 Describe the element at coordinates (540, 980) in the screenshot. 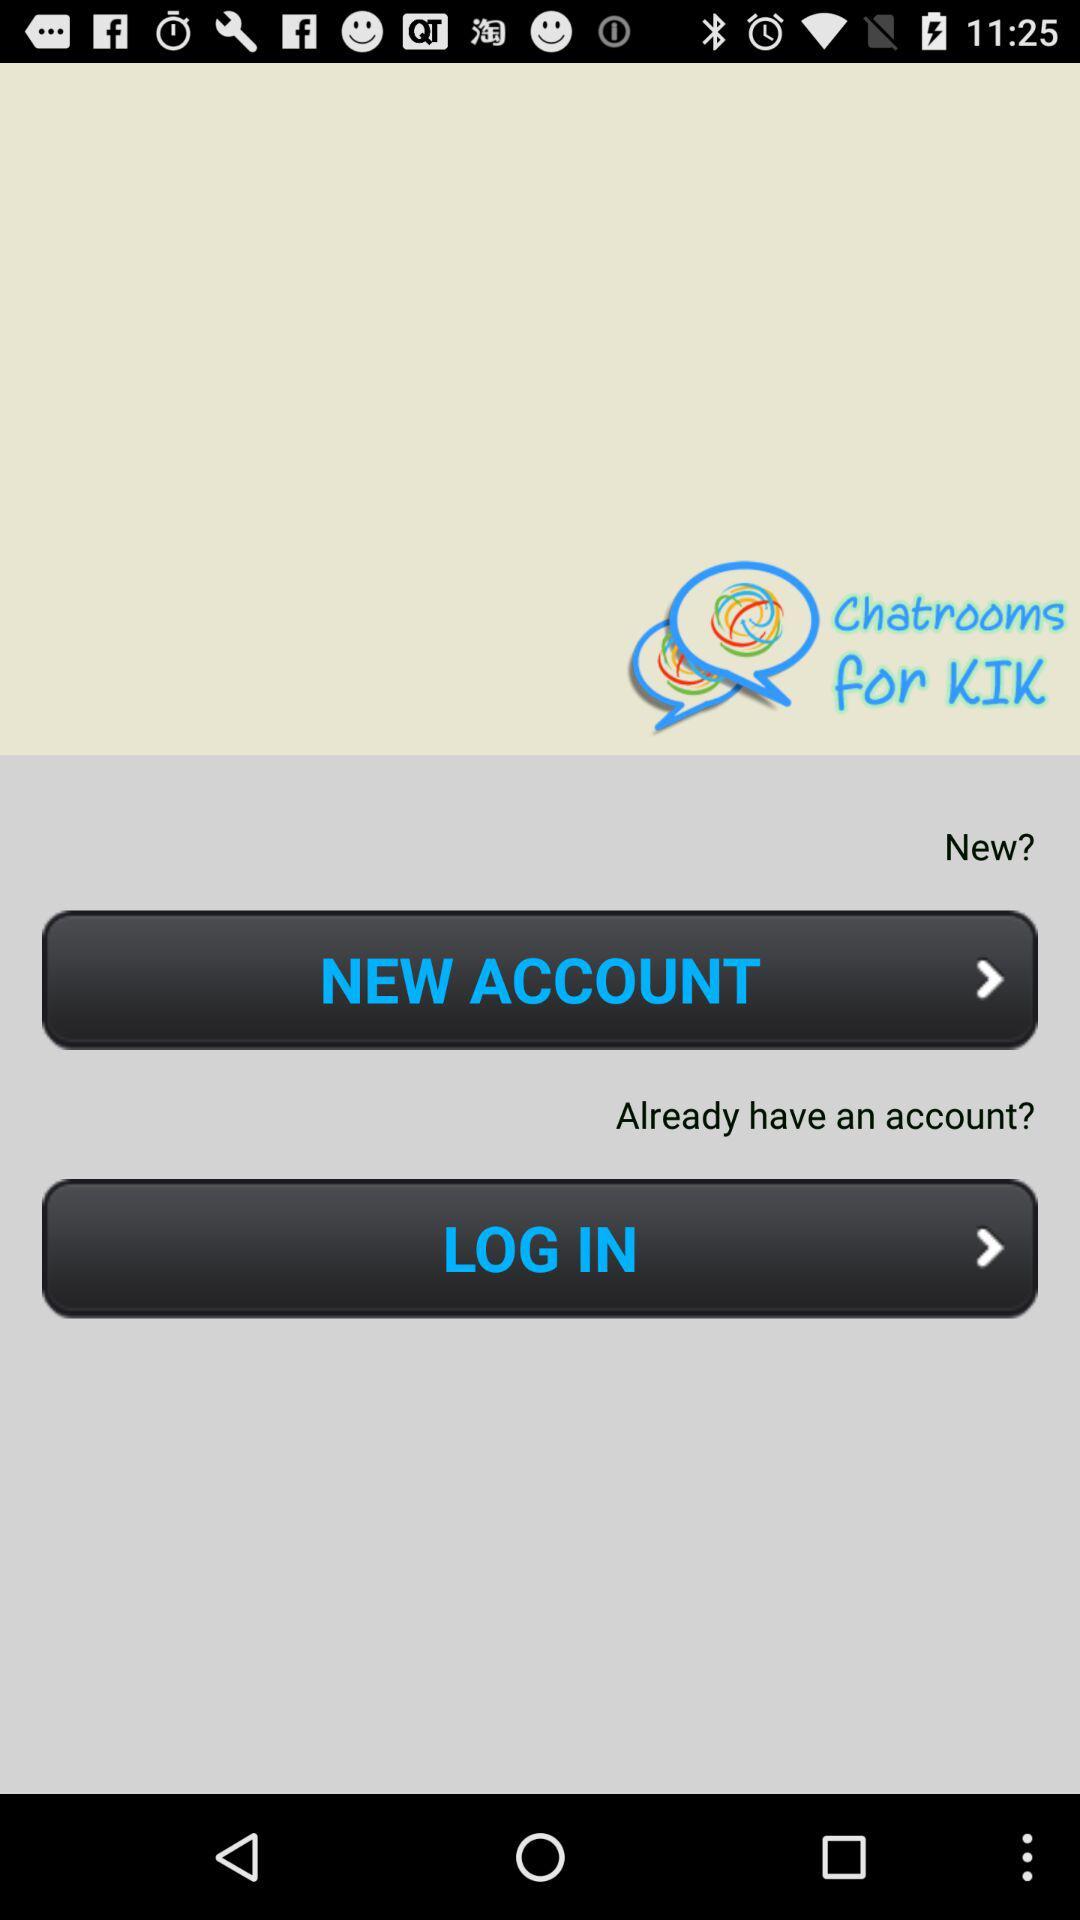

I see `icon below the new? app` at that location.